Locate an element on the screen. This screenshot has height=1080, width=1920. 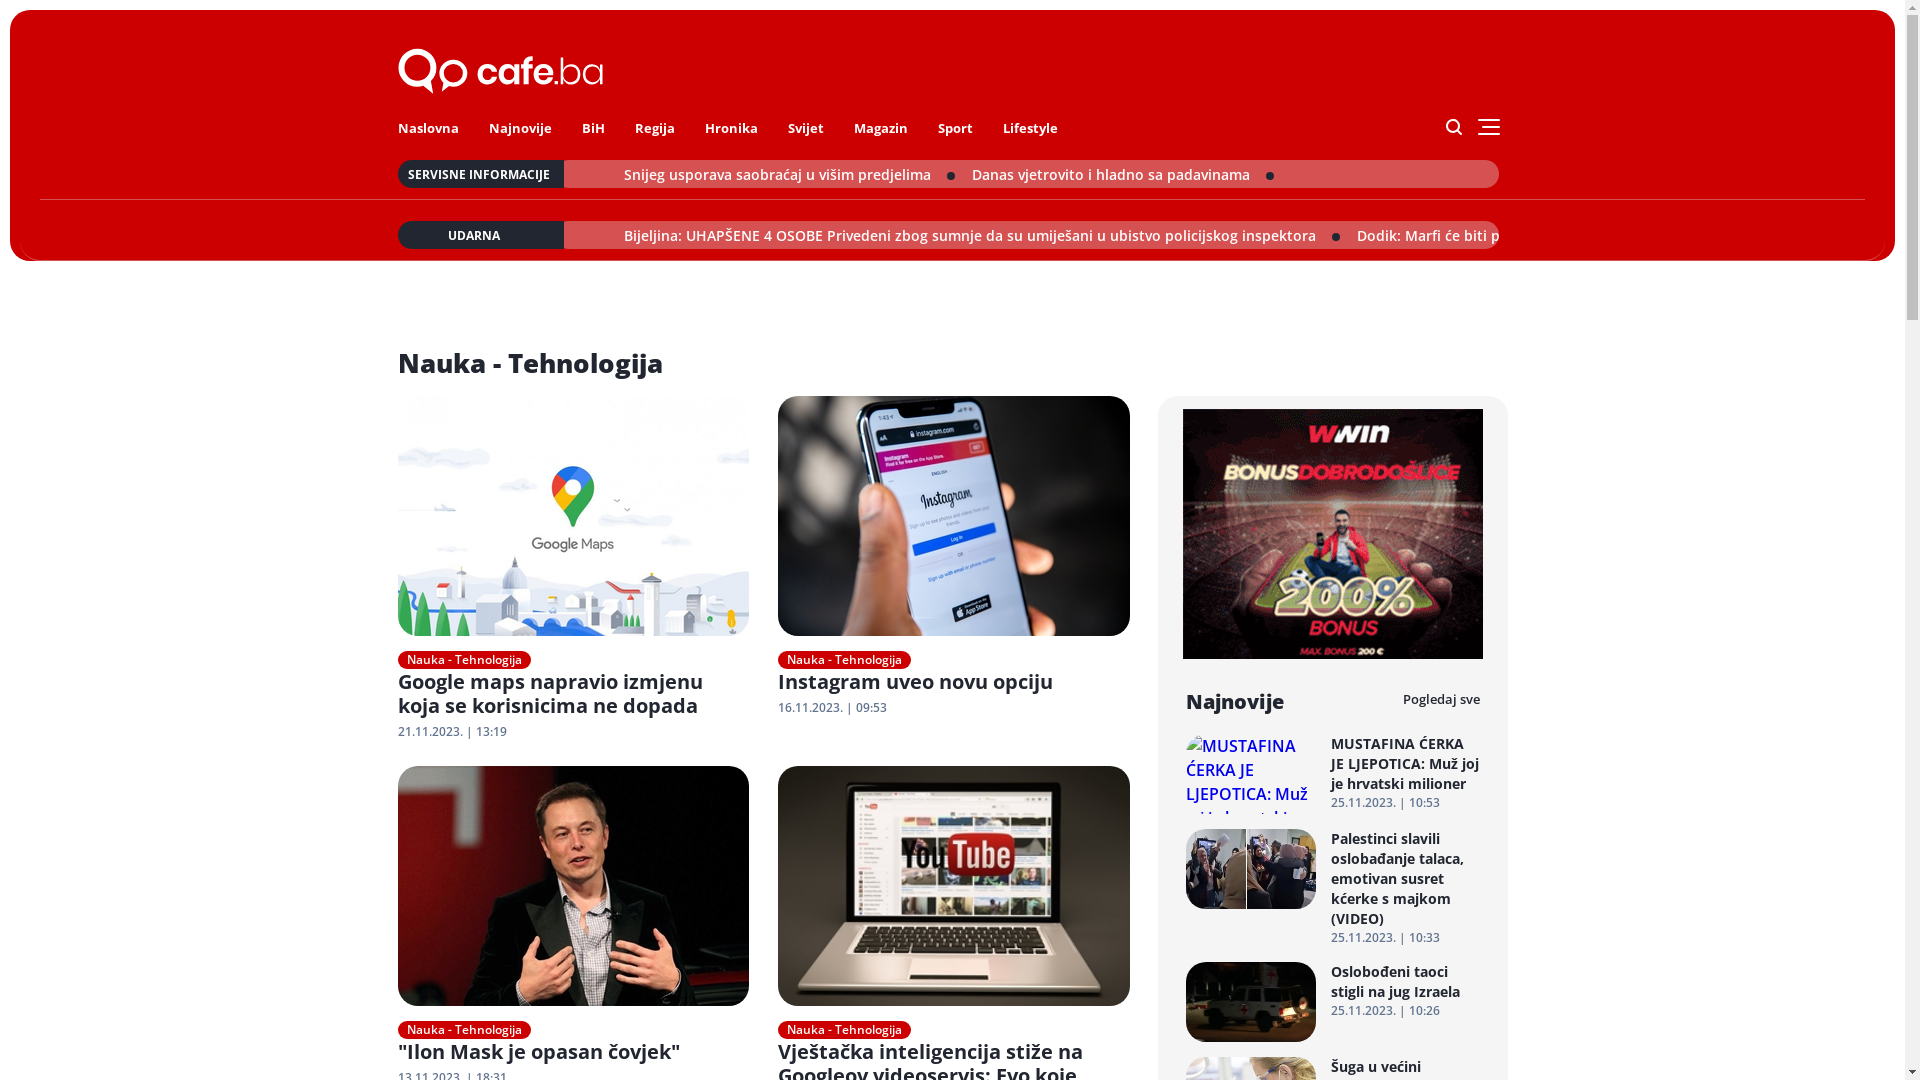
'Najnovije' is located at coordinates (519, 127).